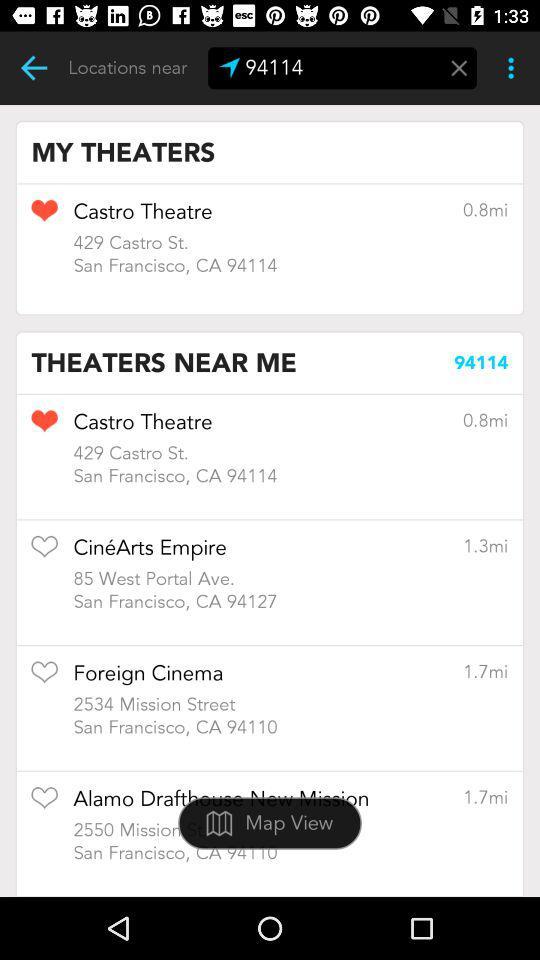 This screenshot has height=960, width=540. What do you see at coordinates (44, 804) in the screenshot?
I see `like option` at bounding box center [44, 804].